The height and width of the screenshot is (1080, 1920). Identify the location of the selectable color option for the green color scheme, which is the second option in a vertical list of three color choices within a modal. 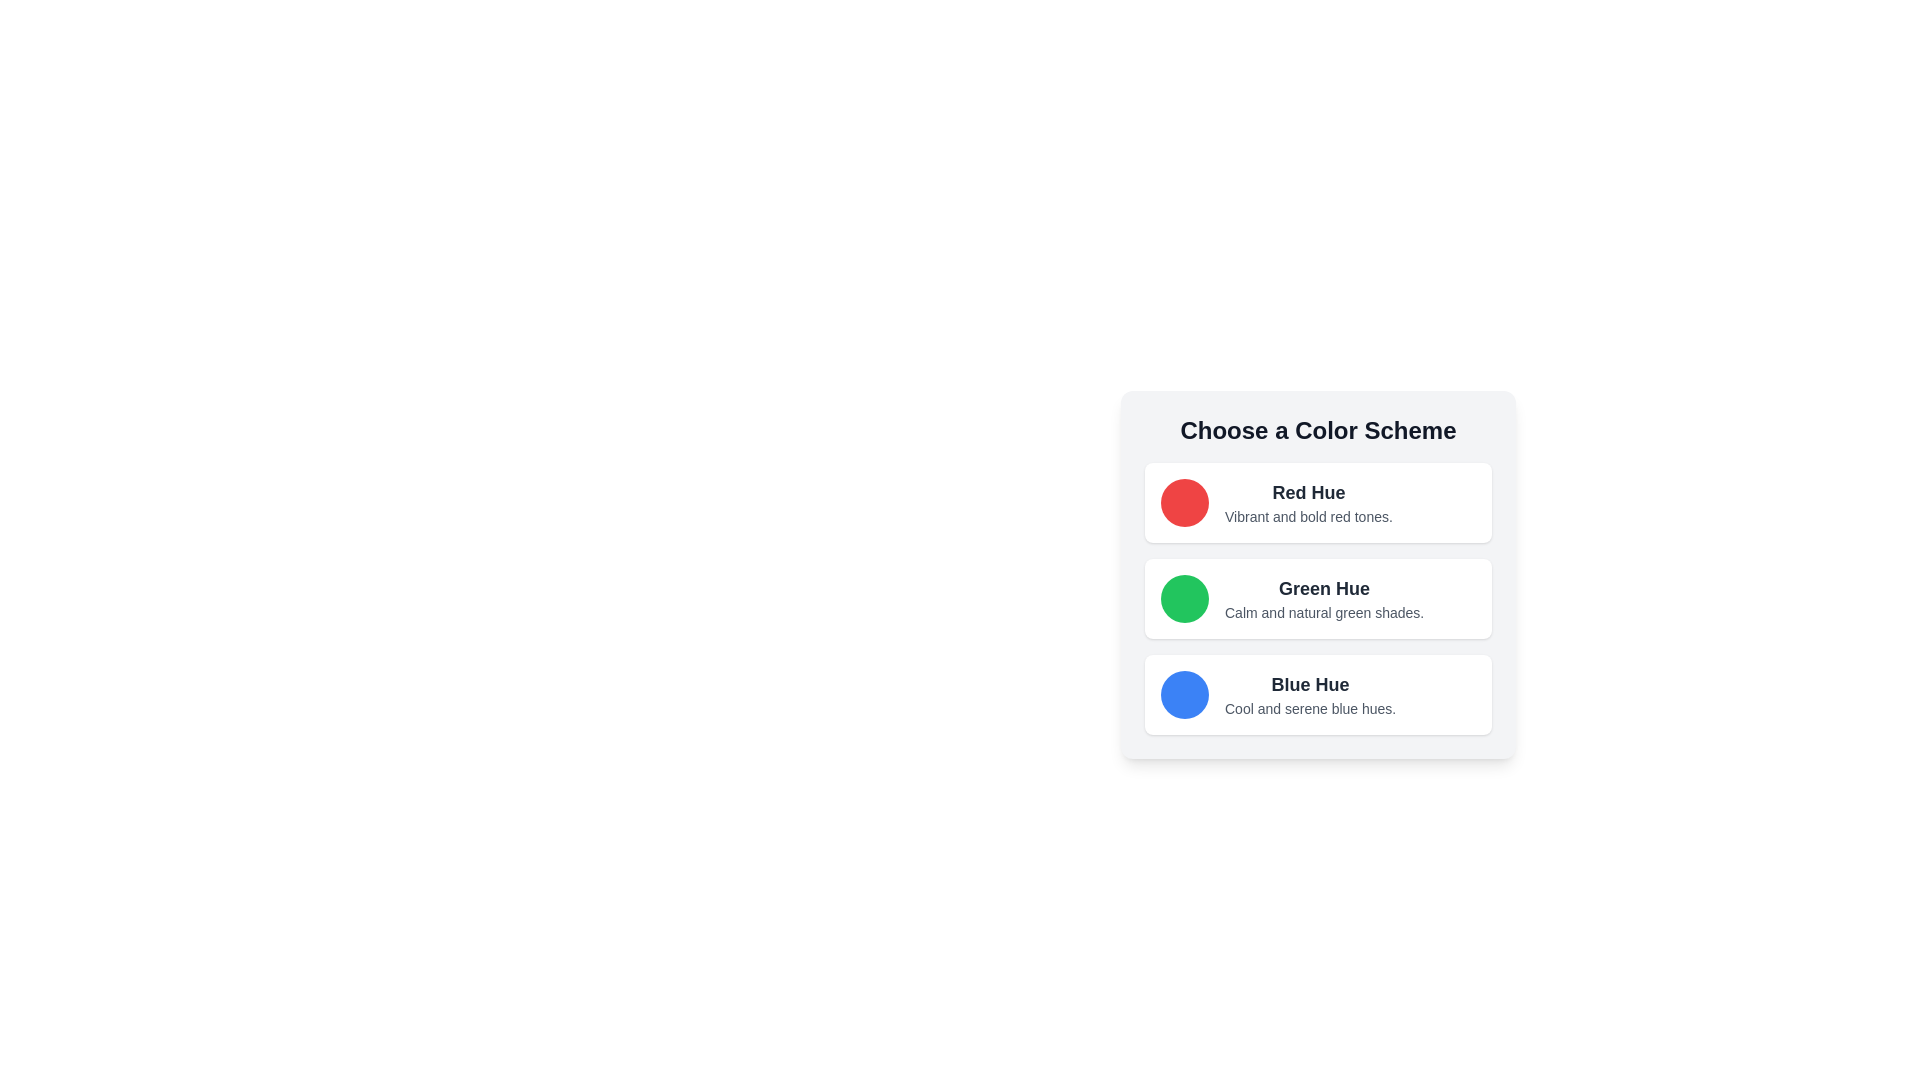
(1318, 633).